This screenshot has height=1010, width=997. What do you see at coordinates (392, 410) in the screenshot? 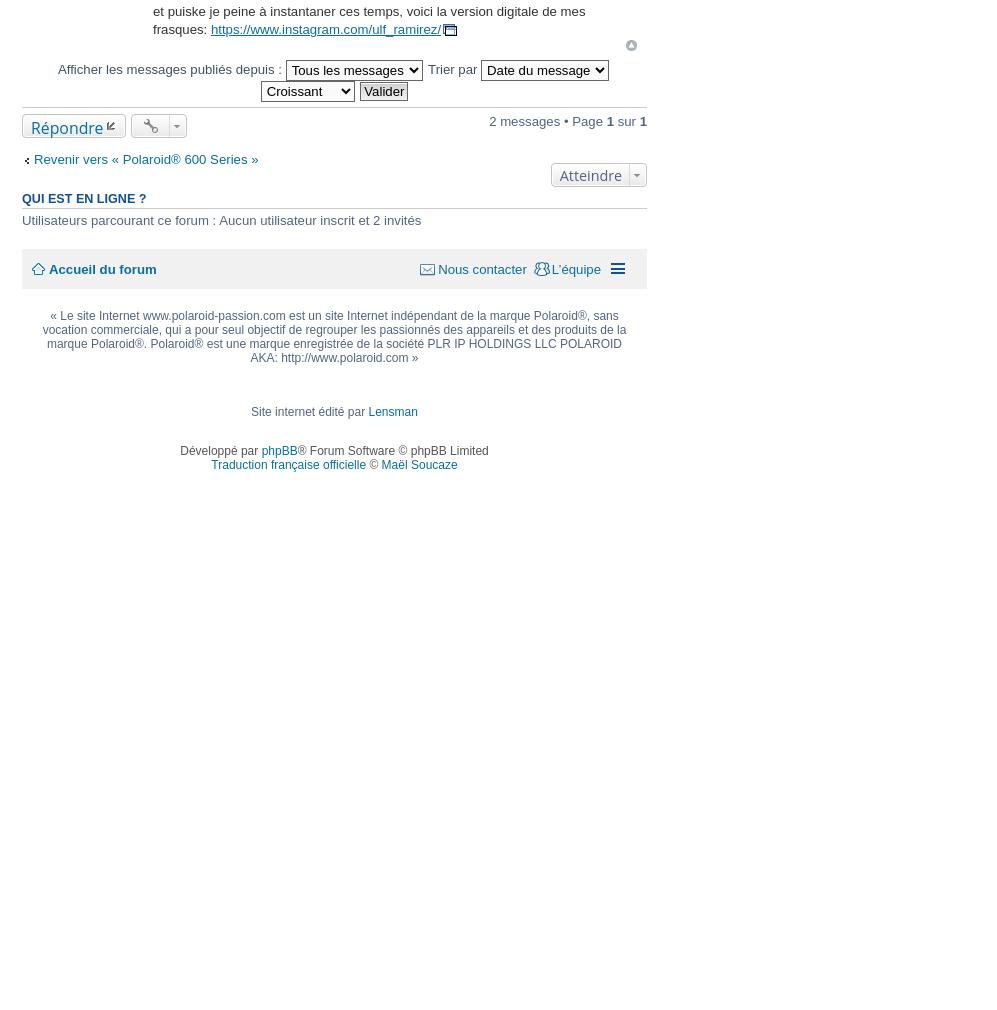
I see `'Lensman'` at bounding box center [392, 410].